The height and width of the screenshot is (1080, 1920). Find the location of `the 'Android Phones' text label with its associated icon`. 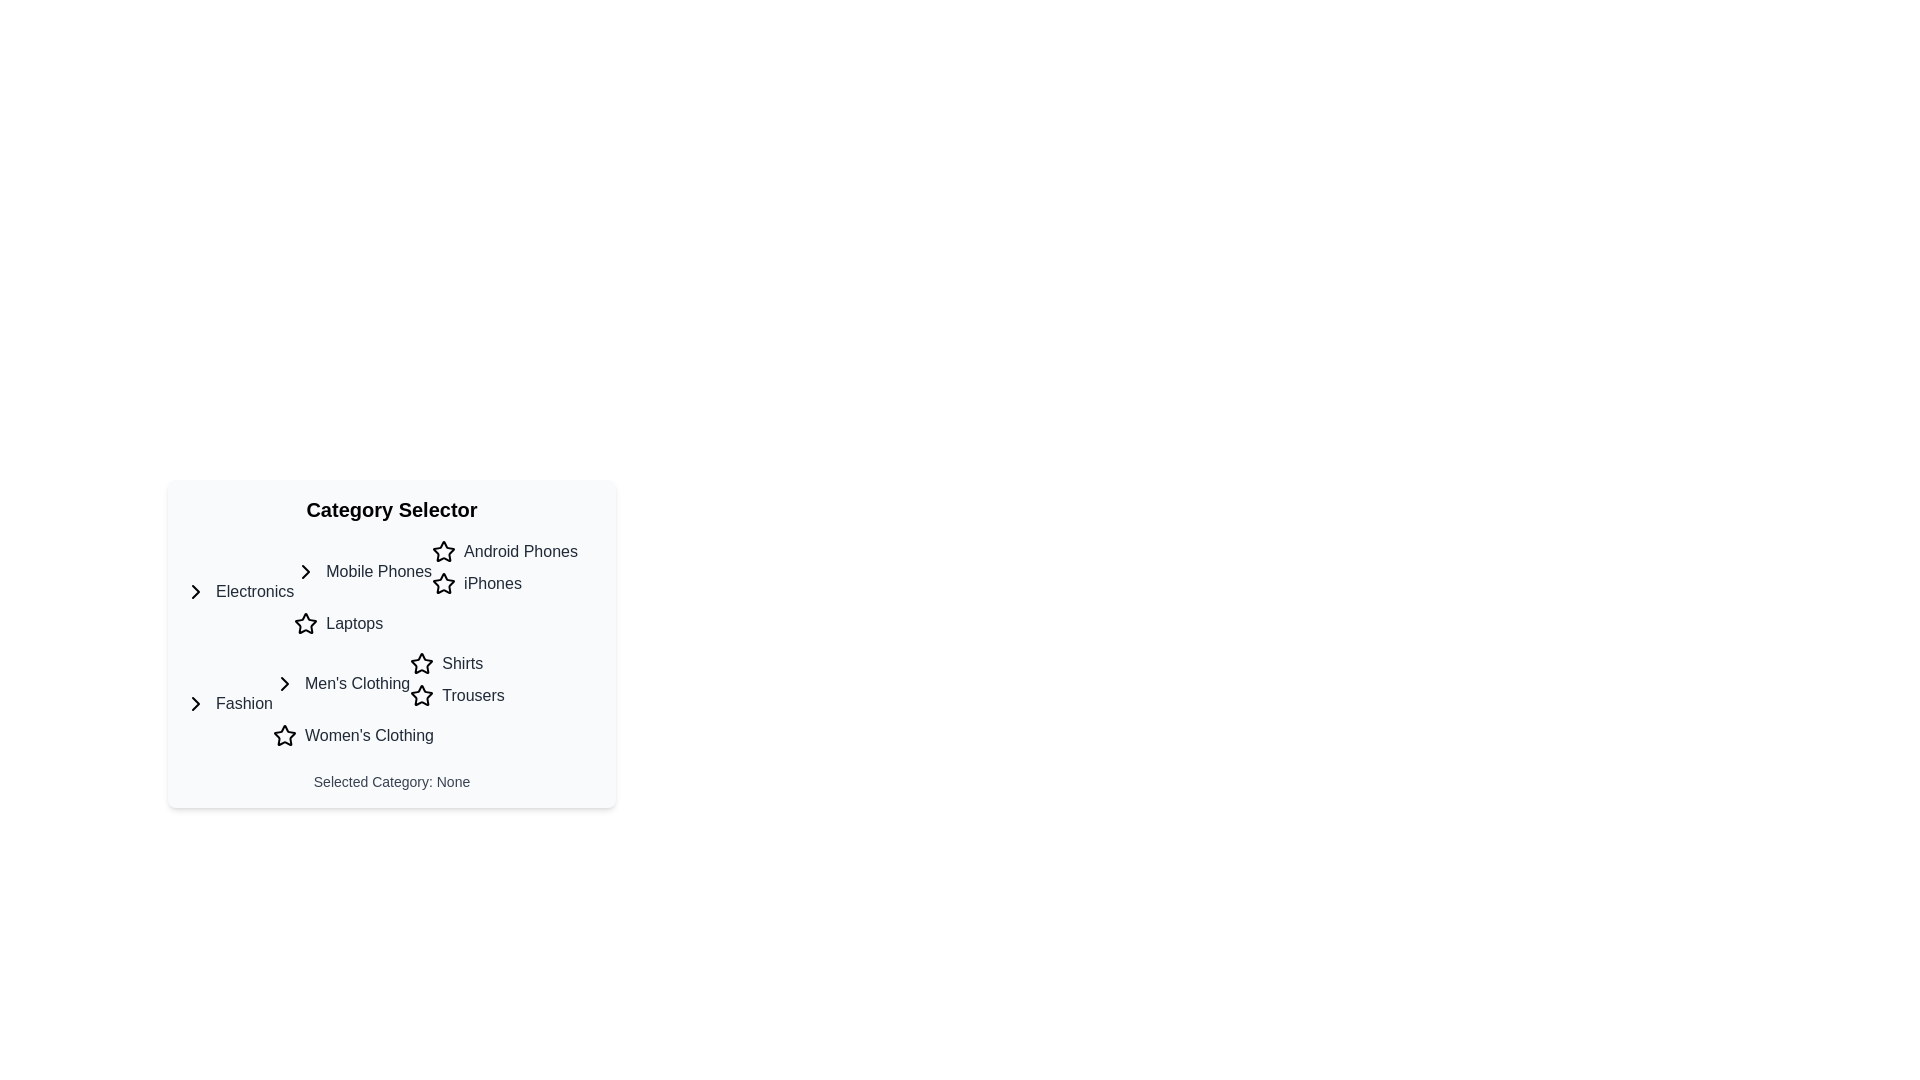

the 'Android Phones' text label with its associated icon is located at coordinates (504, 551).